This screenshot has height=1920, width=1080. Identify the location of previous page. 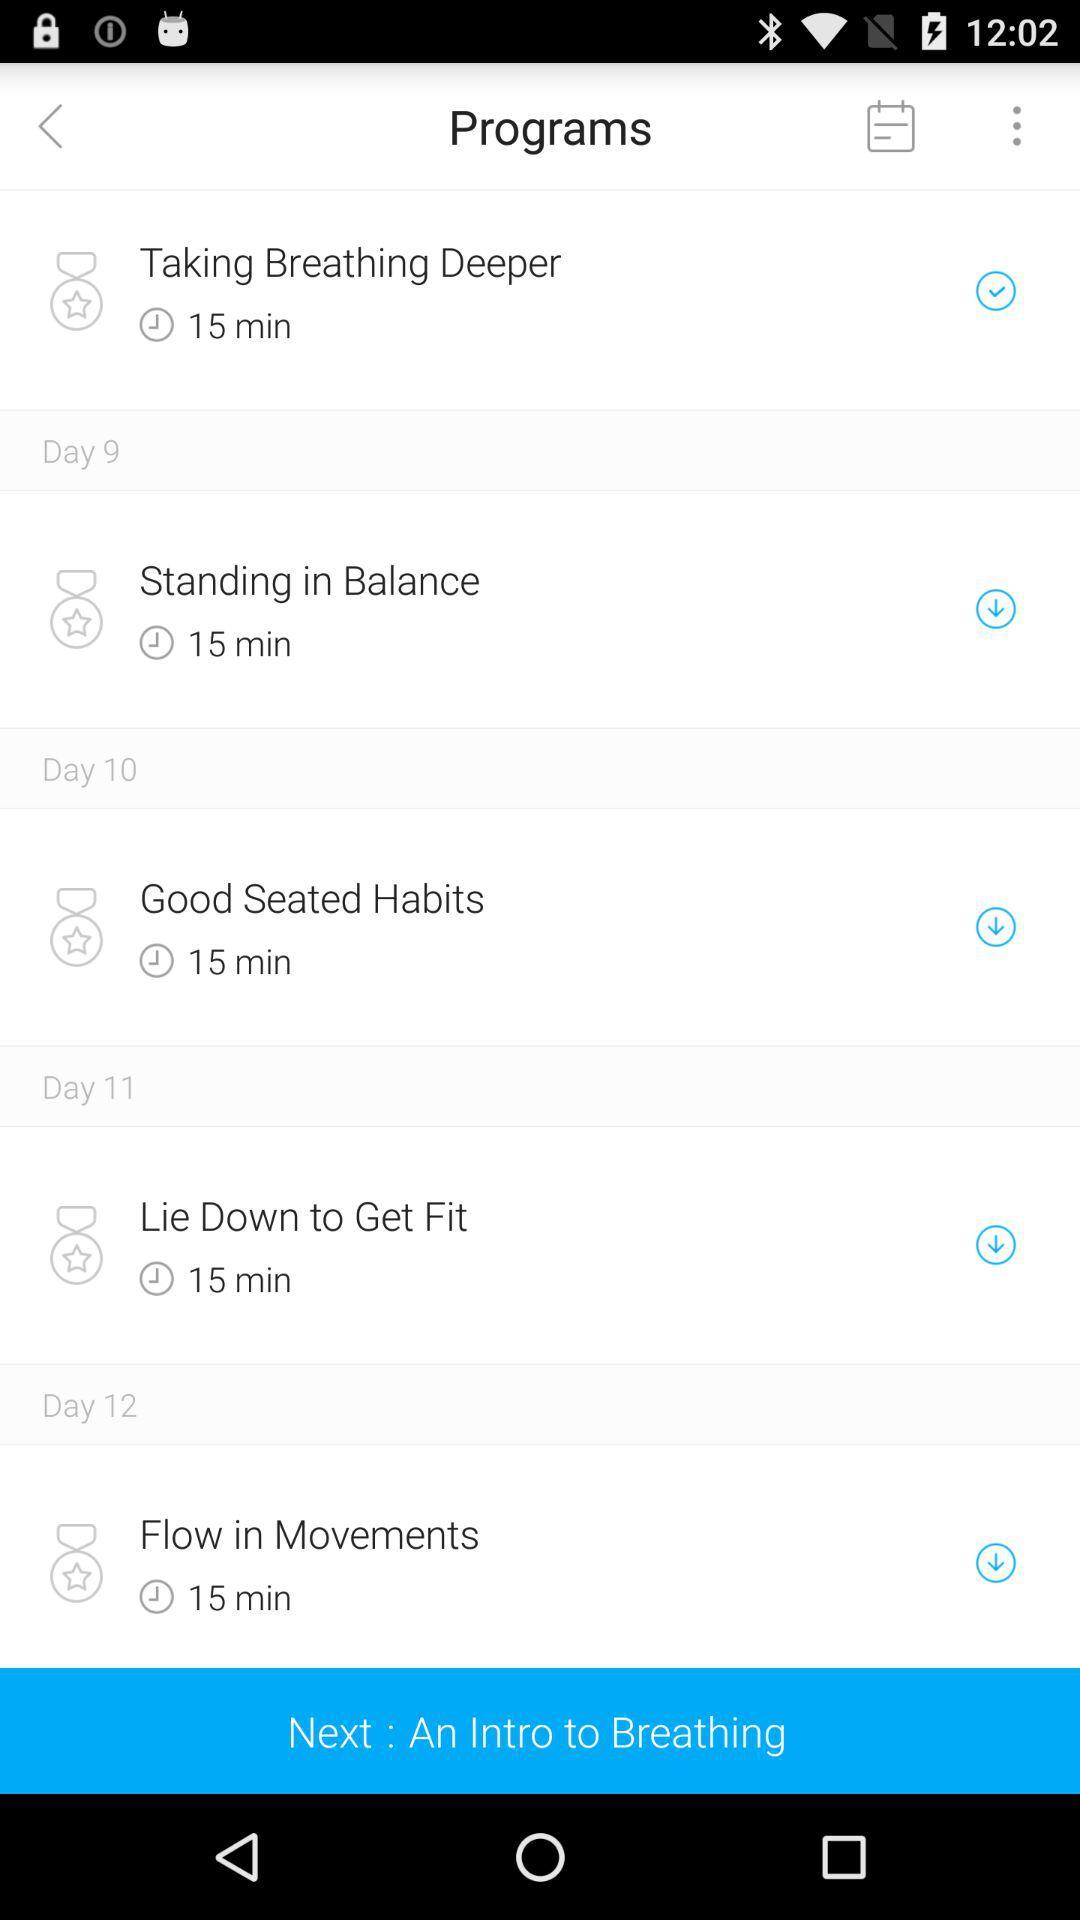
(61, 124).